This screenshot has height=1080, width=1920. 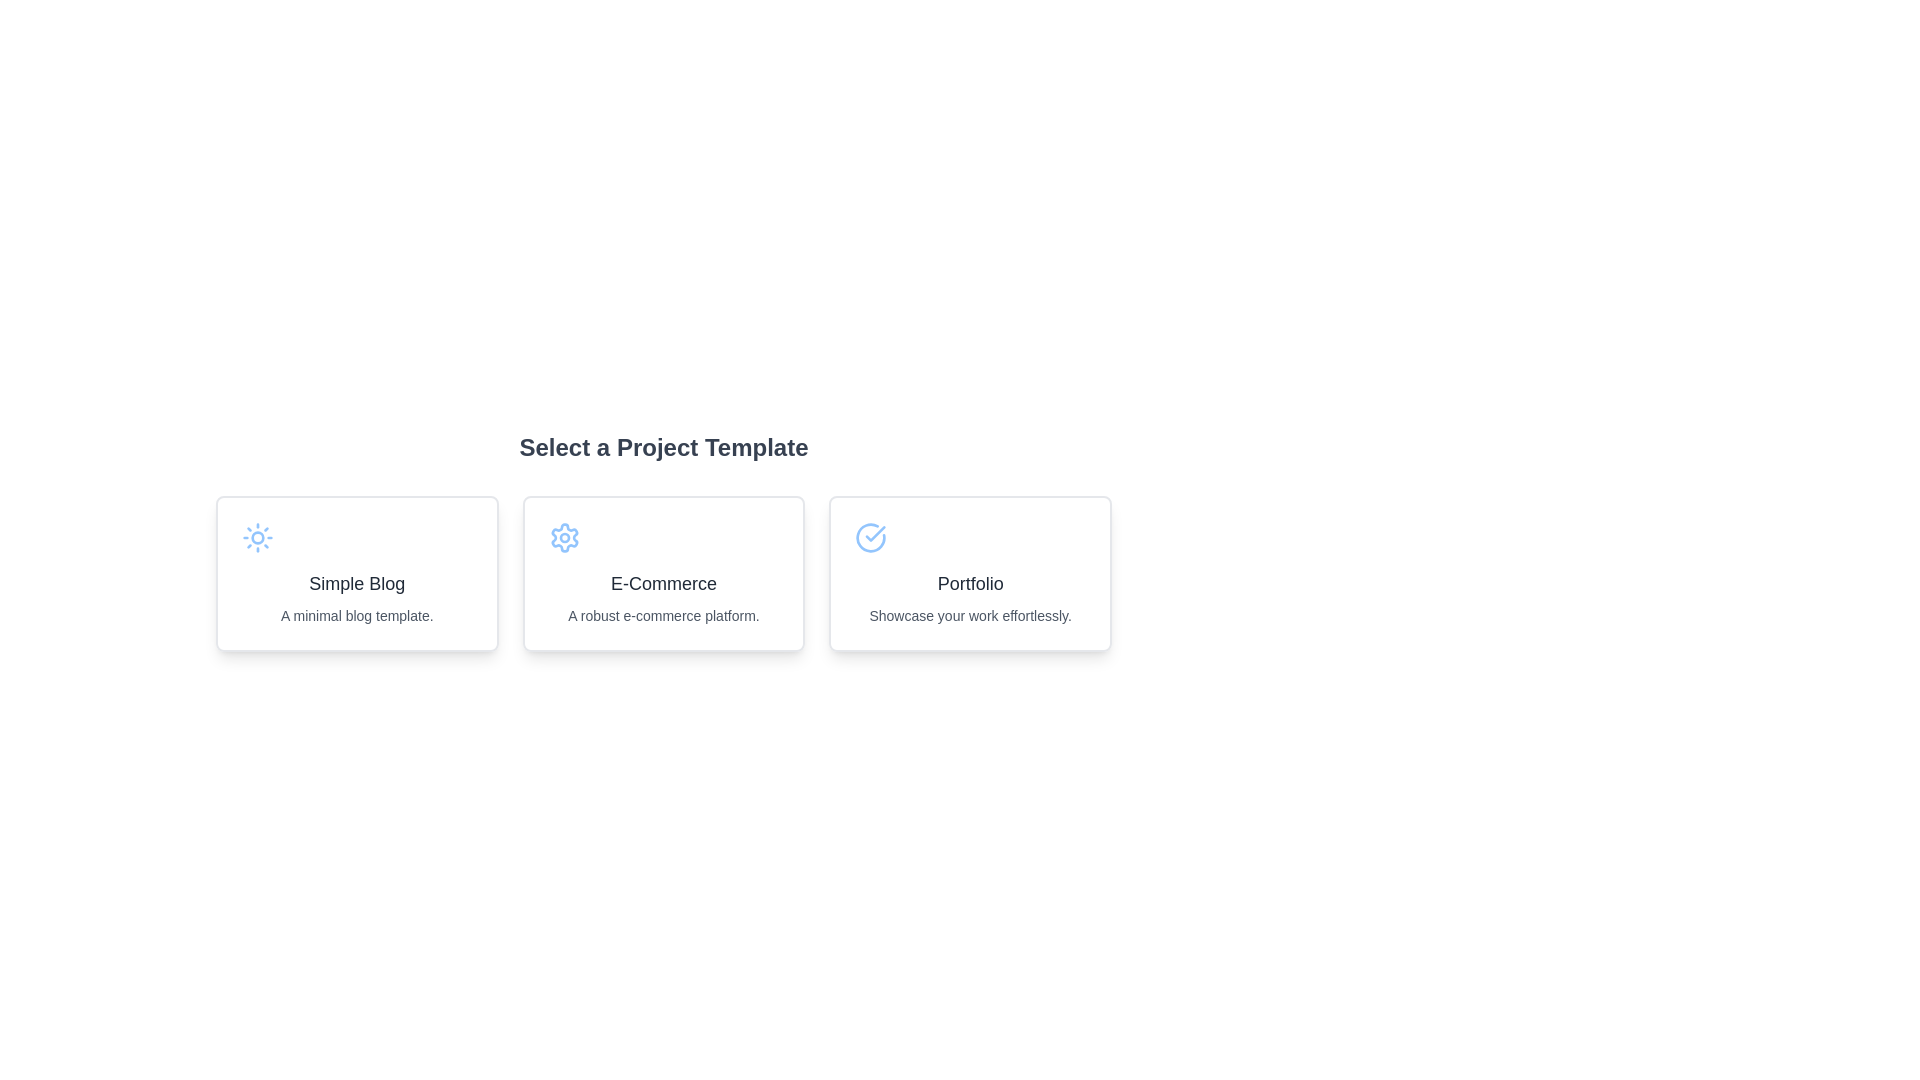 What do you see at coordinates (563, 536) in the screenshot?
I see `the light blue gear icon representing settings within the 'E-Commerce' card, positioned above the 'E-Commerce' text` at bounding box center [563, 536].